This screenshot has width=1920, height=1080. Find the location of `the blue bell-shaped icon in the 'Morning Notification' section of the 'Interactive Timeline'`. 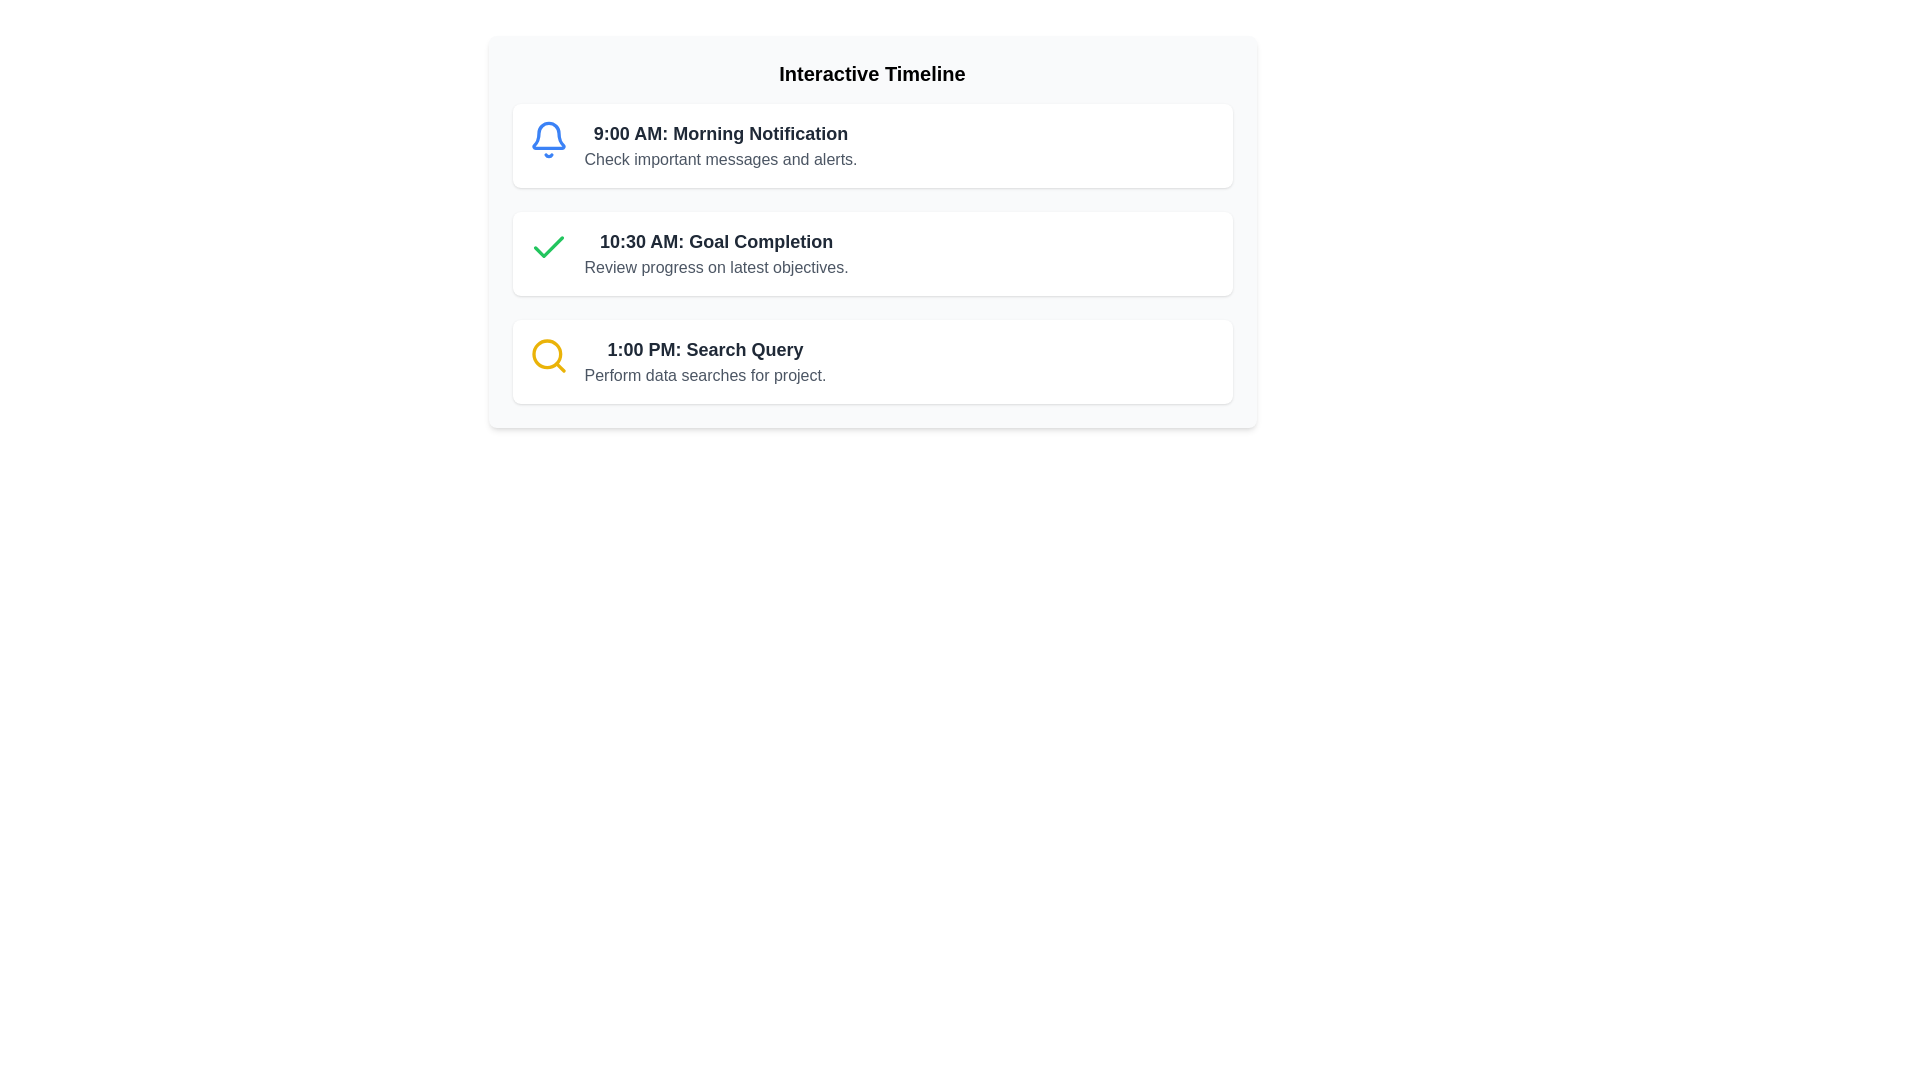

the blue bell-shaped icon in the 'Morning Notification' section of the 'Interactive Timeline' is located at coordinates (548, 135).